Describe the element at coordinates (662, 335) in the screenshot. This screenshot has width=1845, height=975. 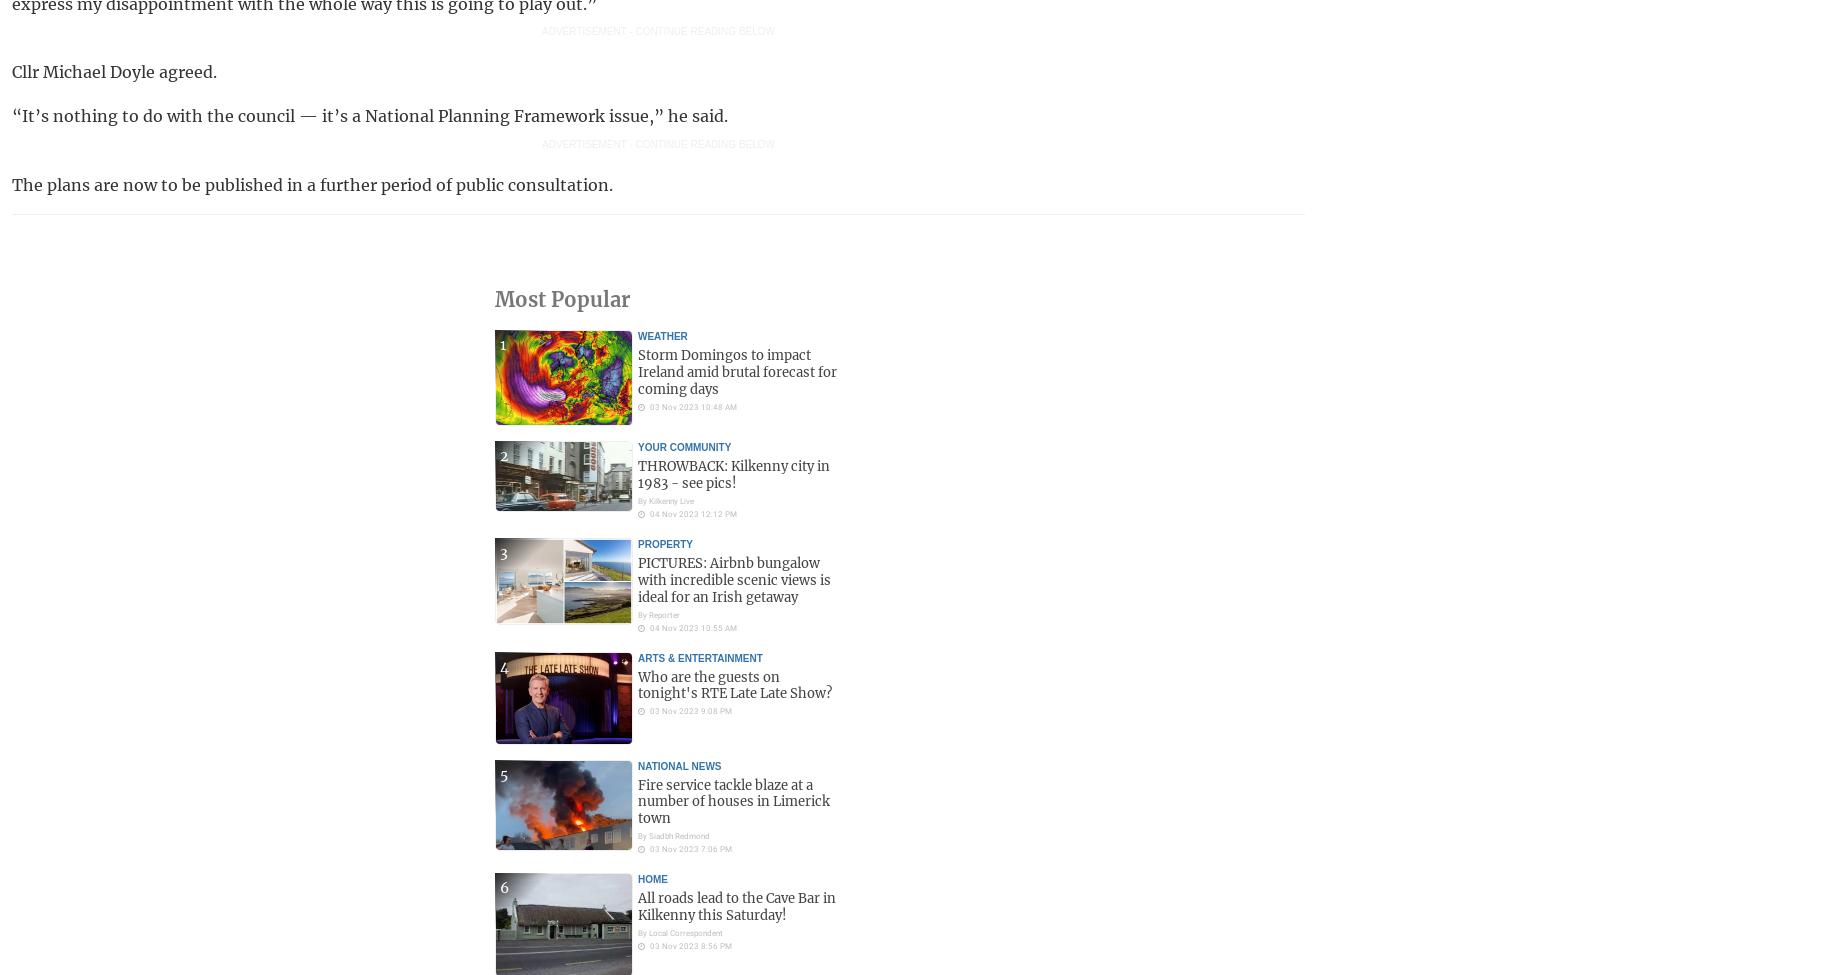
I see `'Weather'` at that location.